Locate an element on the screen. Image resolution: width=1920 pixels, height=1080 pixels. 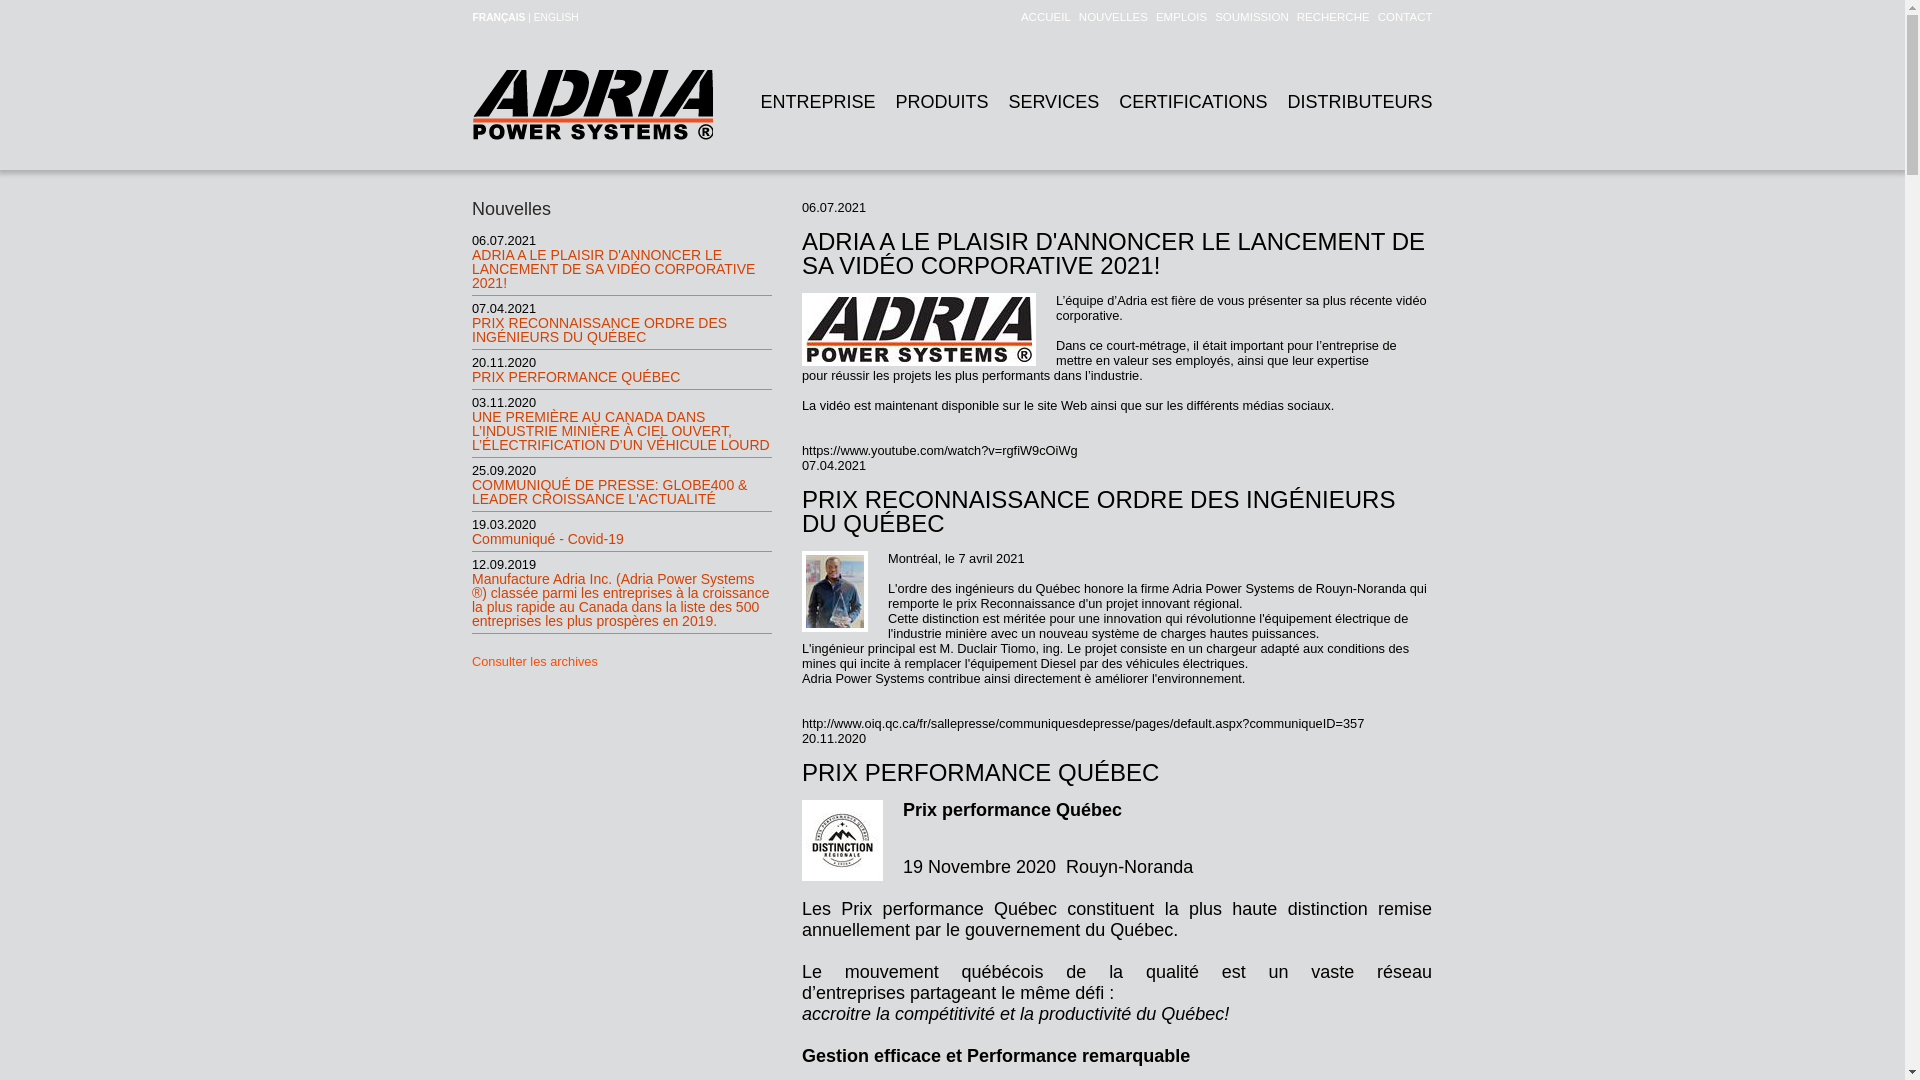
'ENTREPRISE' is located at coordinates (817, 101).